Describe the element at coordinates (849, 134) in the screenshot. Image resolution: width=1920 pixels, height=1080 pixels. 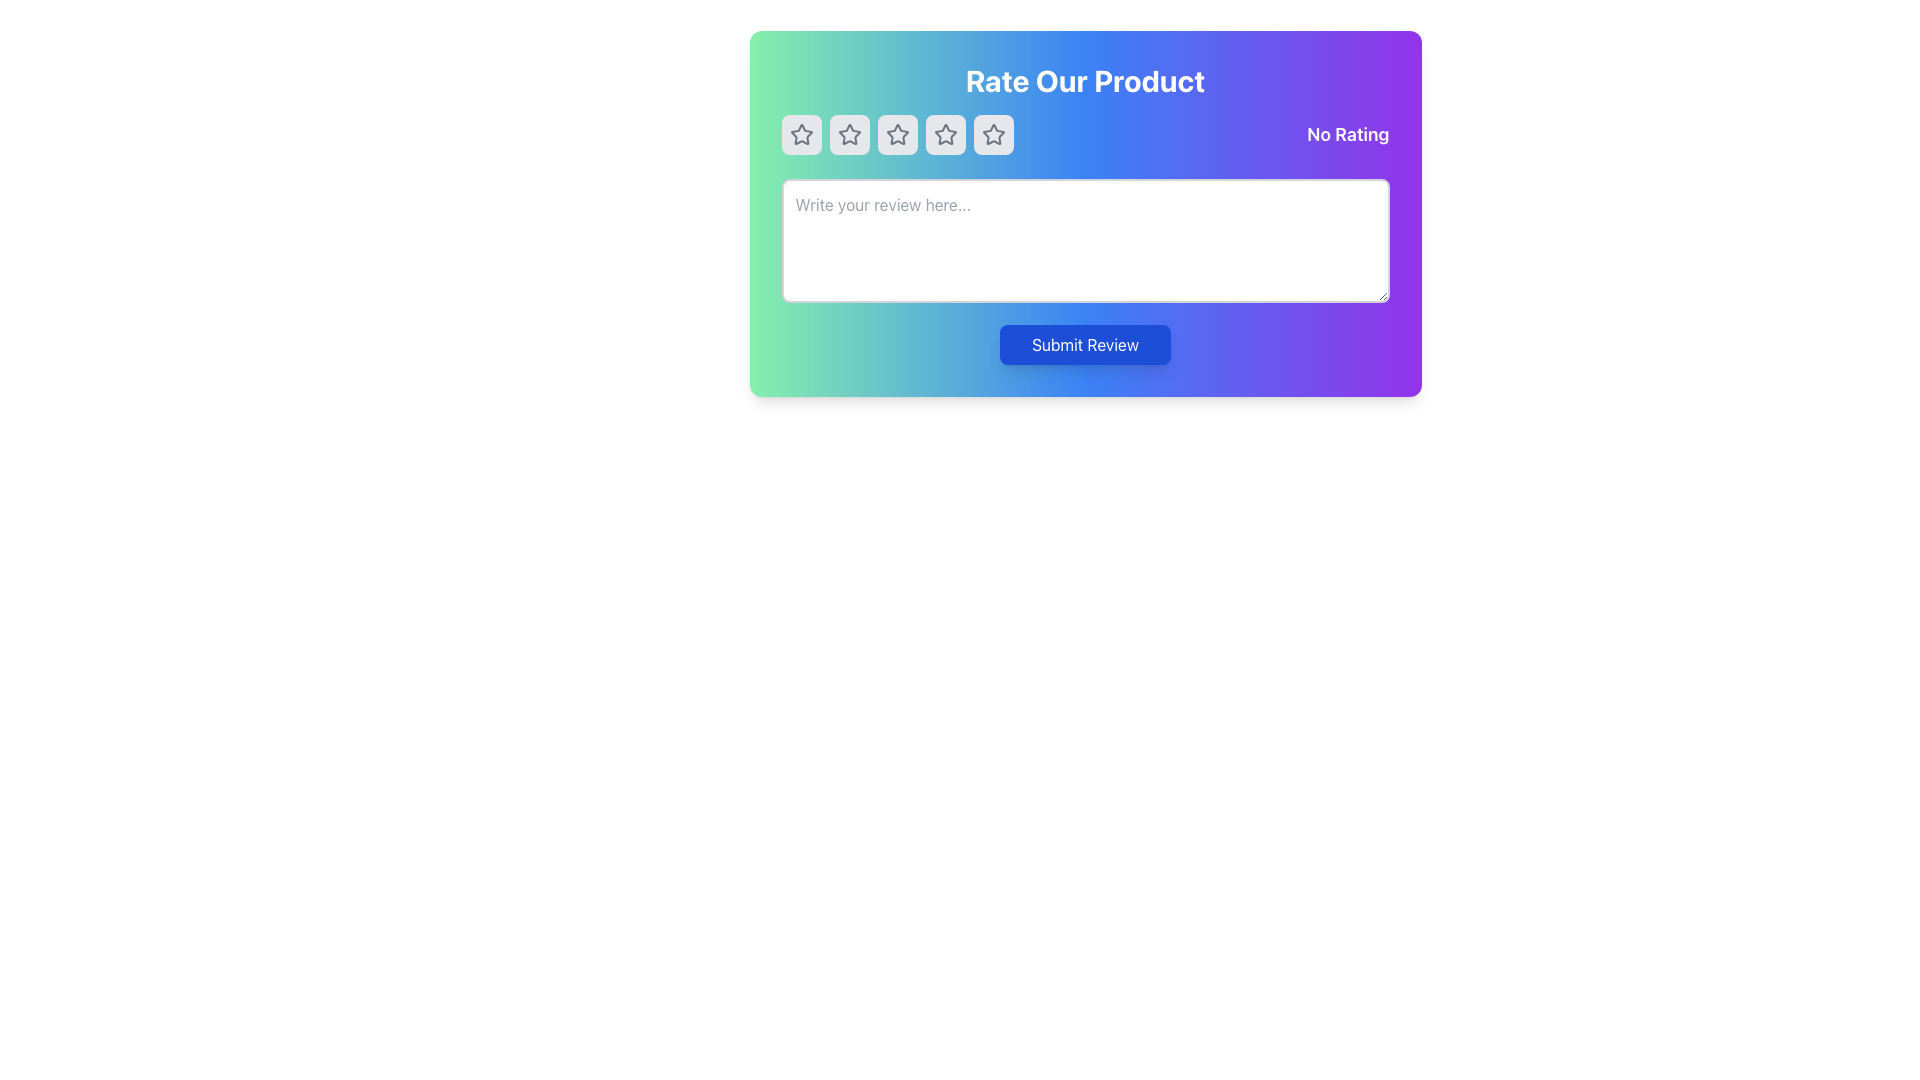
I see `the second star-shaped rating icon` at that location.